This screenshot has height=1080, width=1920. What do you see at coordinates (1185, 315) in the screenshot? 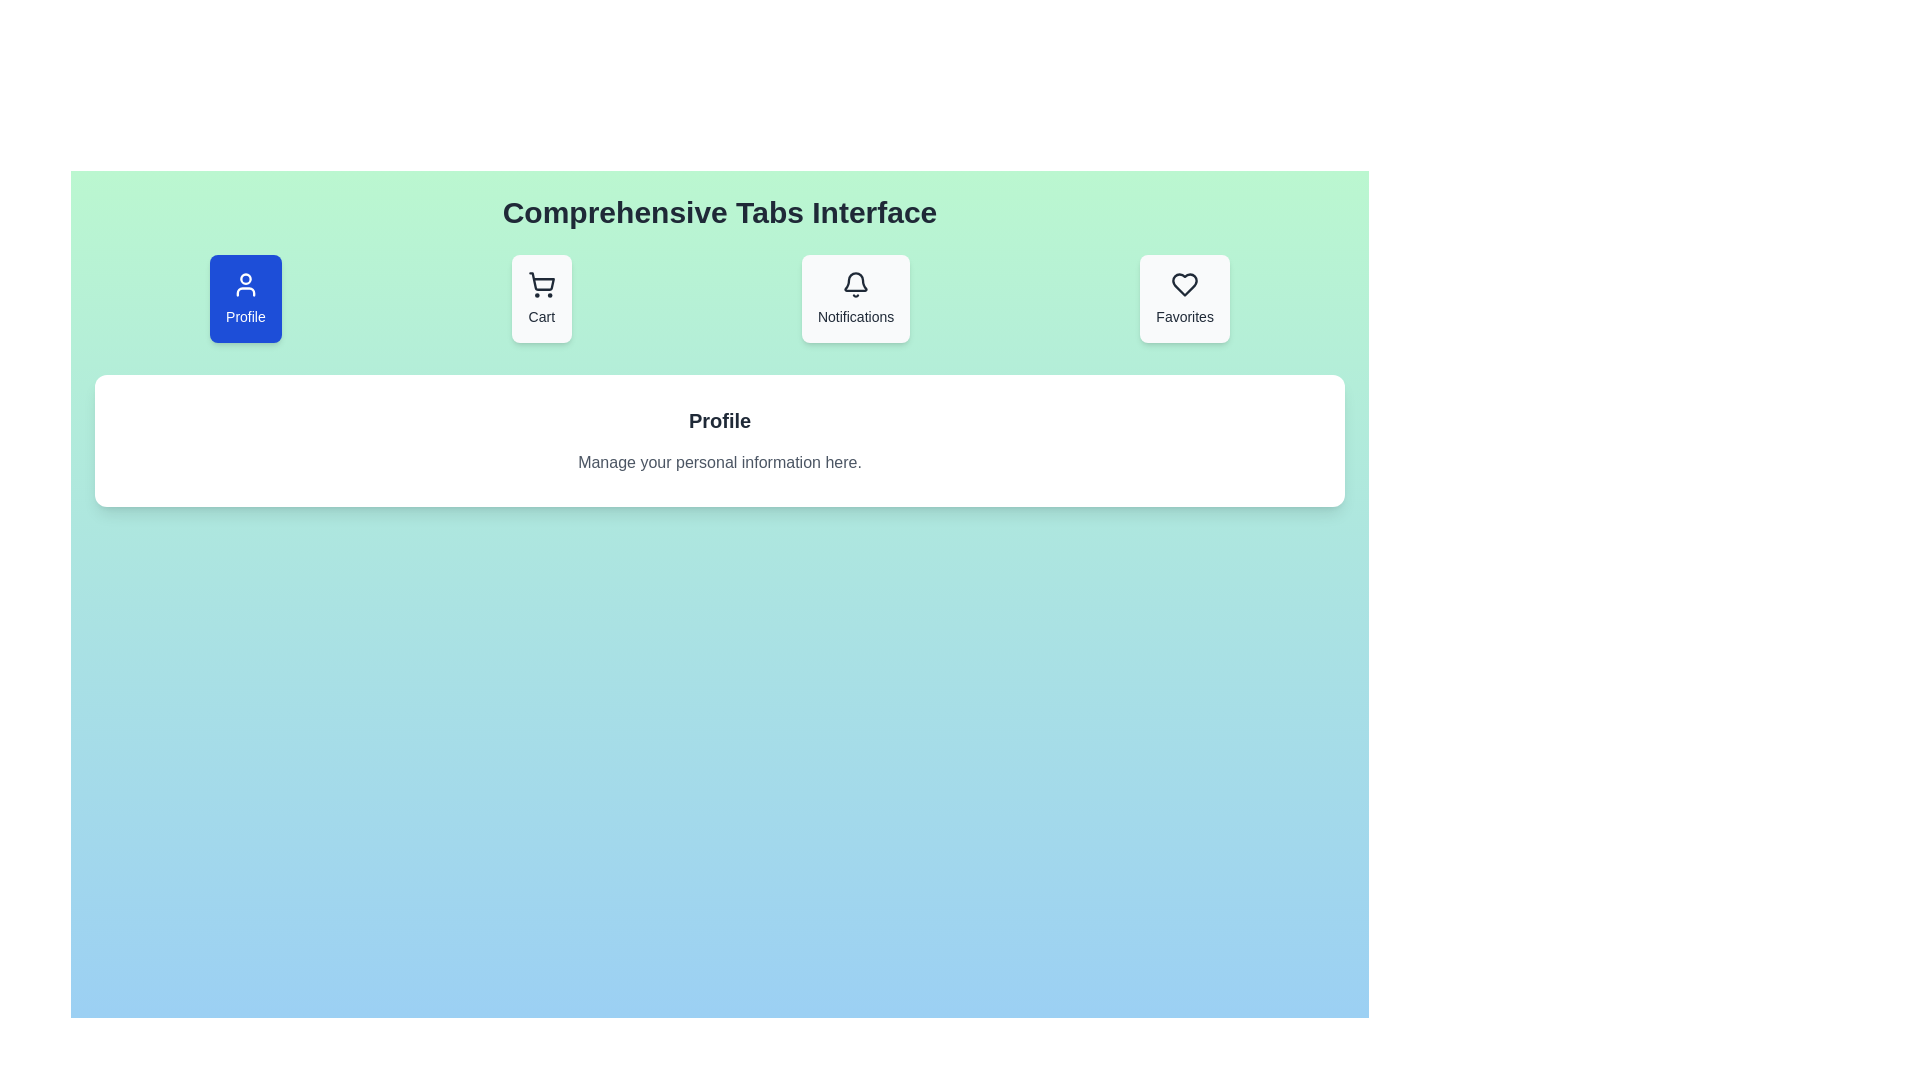
I see `the 'Favorites' text label, which is styled in a muted dark color and positioned below a heart icon in a horizontally aligned list of buttons` at bounding box center [1185, 315].